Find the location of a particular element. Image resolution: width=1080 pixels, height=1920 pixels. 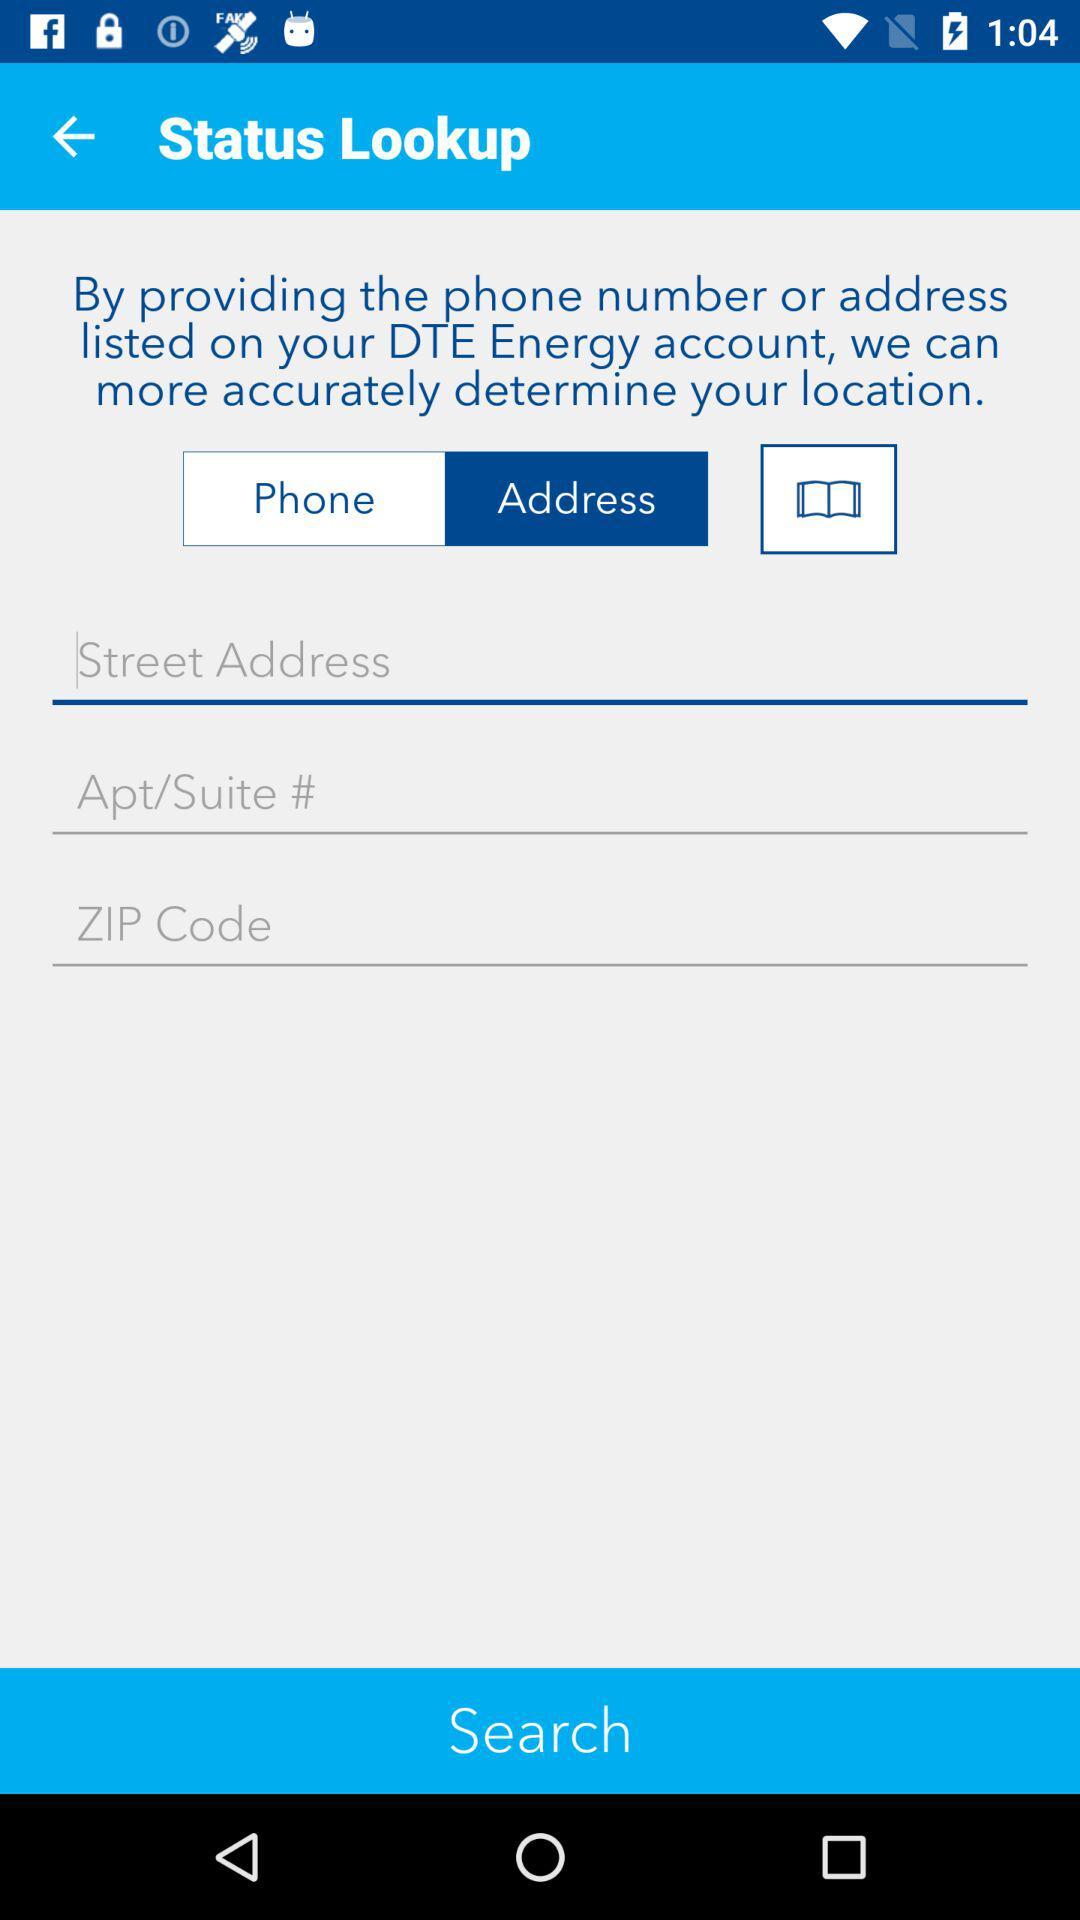

icon next to the address item is located at coordinates (828, 499).